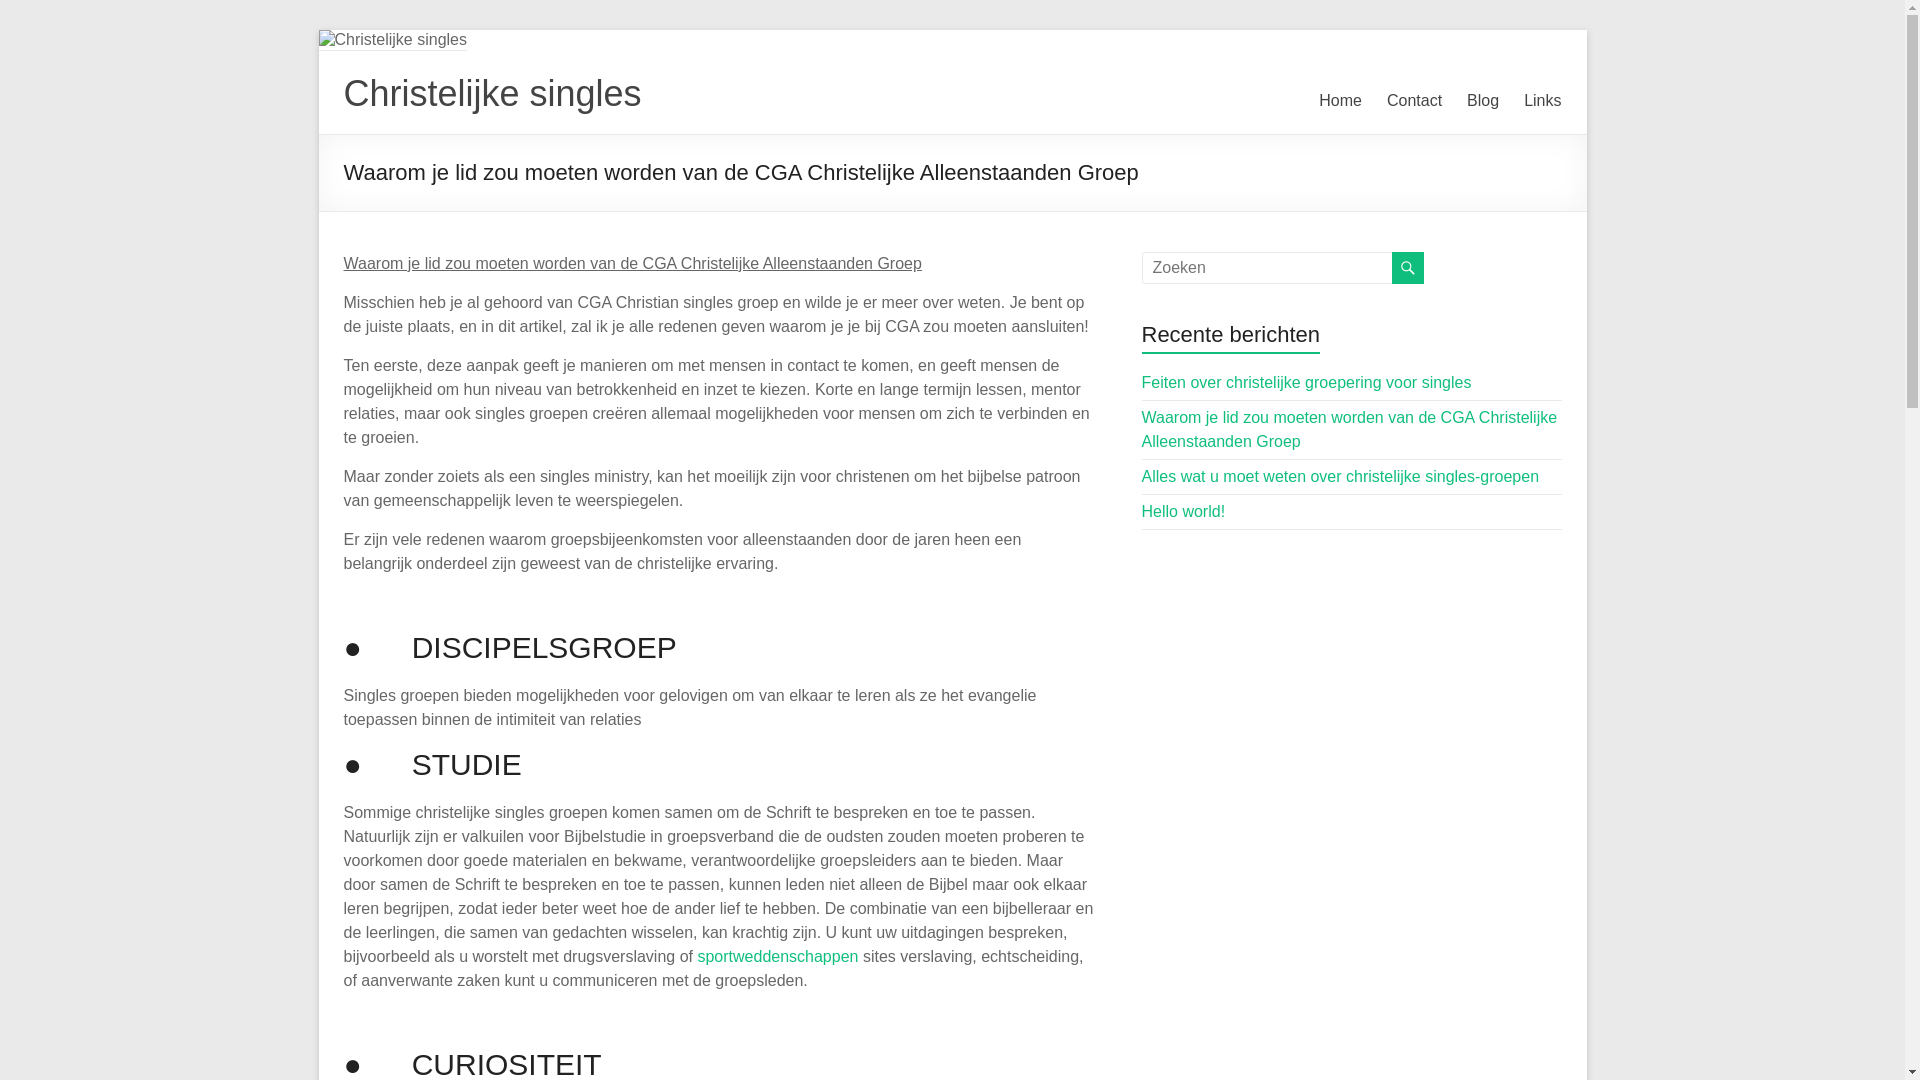  Describe the element at coordinates (1522, 100) in the screenshot. I see `'Links'` at that location.